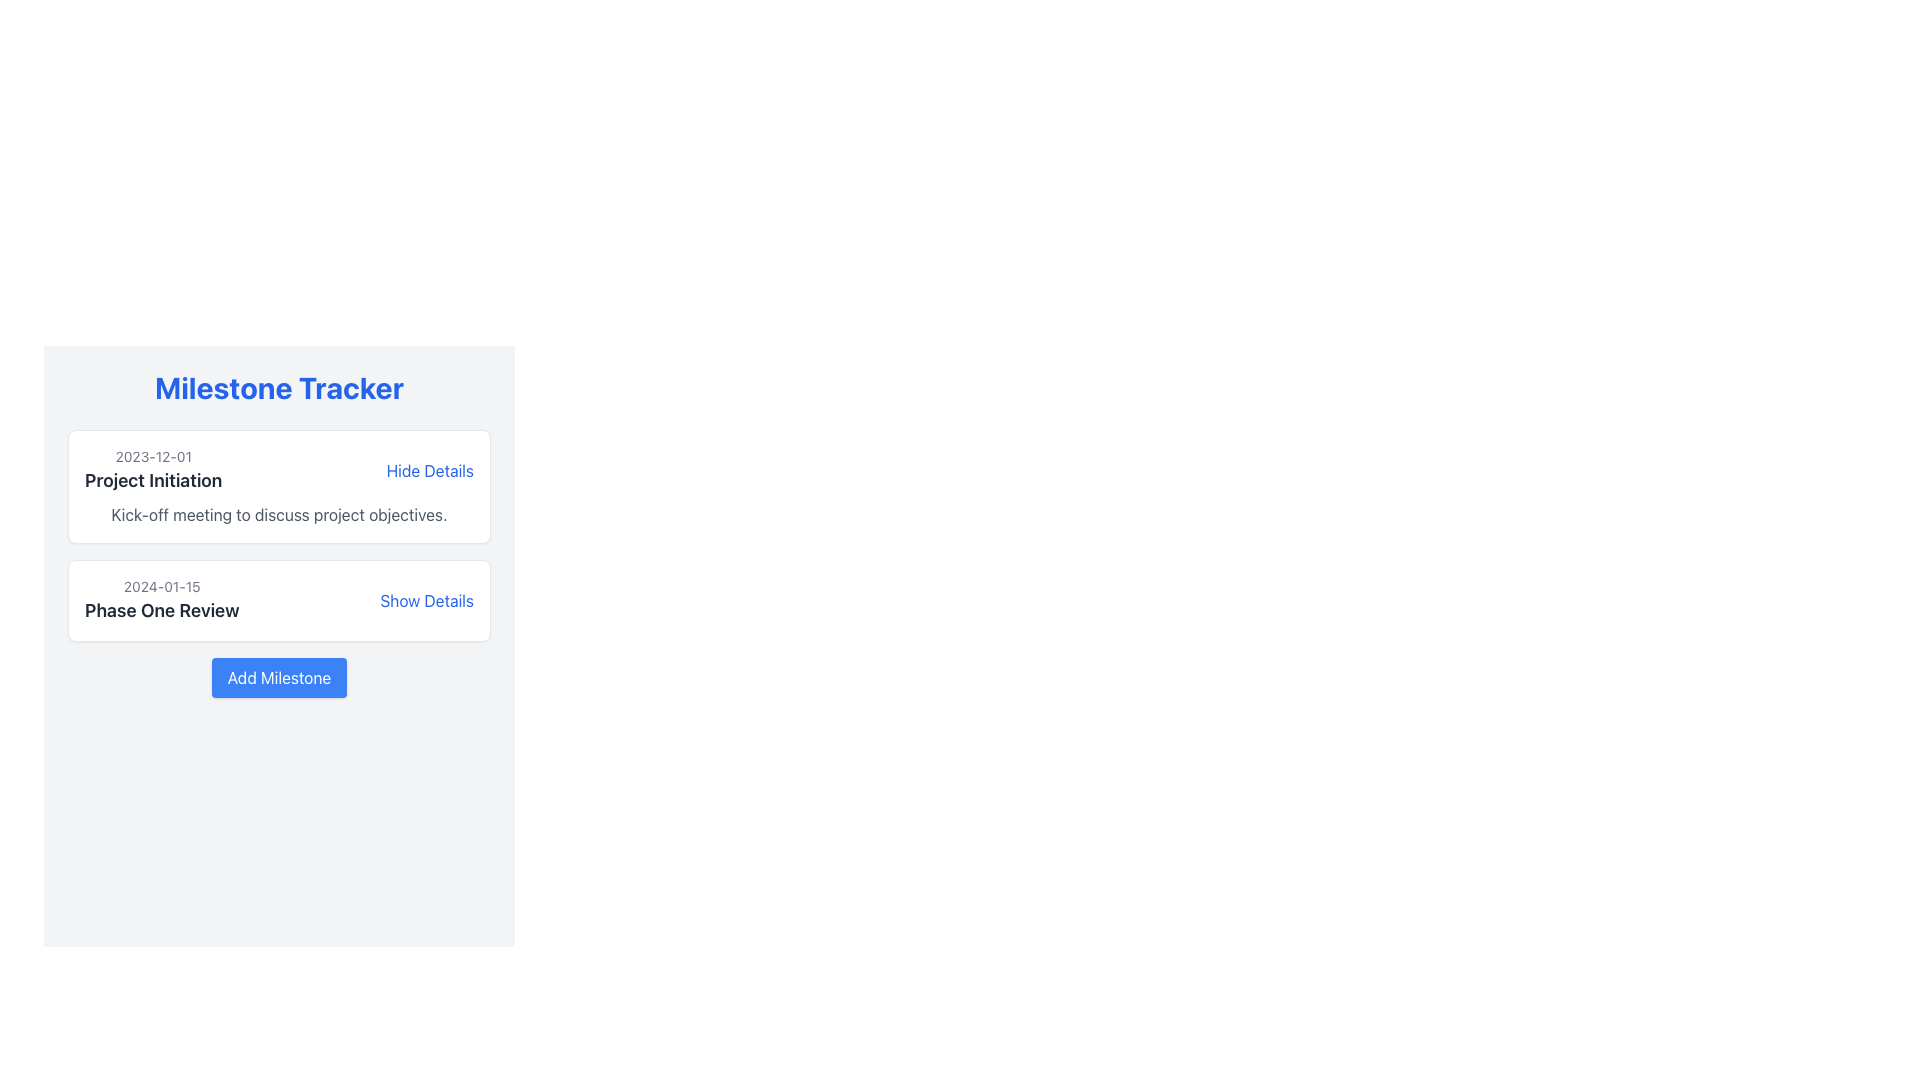 This screenshot has height=1080, width=1920. Describe the element at coordinates (429, 470) in the screenshot. I see `the 'Hide Details' hyperlink, which is styled in blue with an underline and is located on the right side of the 'Project Initiation' milestone card` at that location.